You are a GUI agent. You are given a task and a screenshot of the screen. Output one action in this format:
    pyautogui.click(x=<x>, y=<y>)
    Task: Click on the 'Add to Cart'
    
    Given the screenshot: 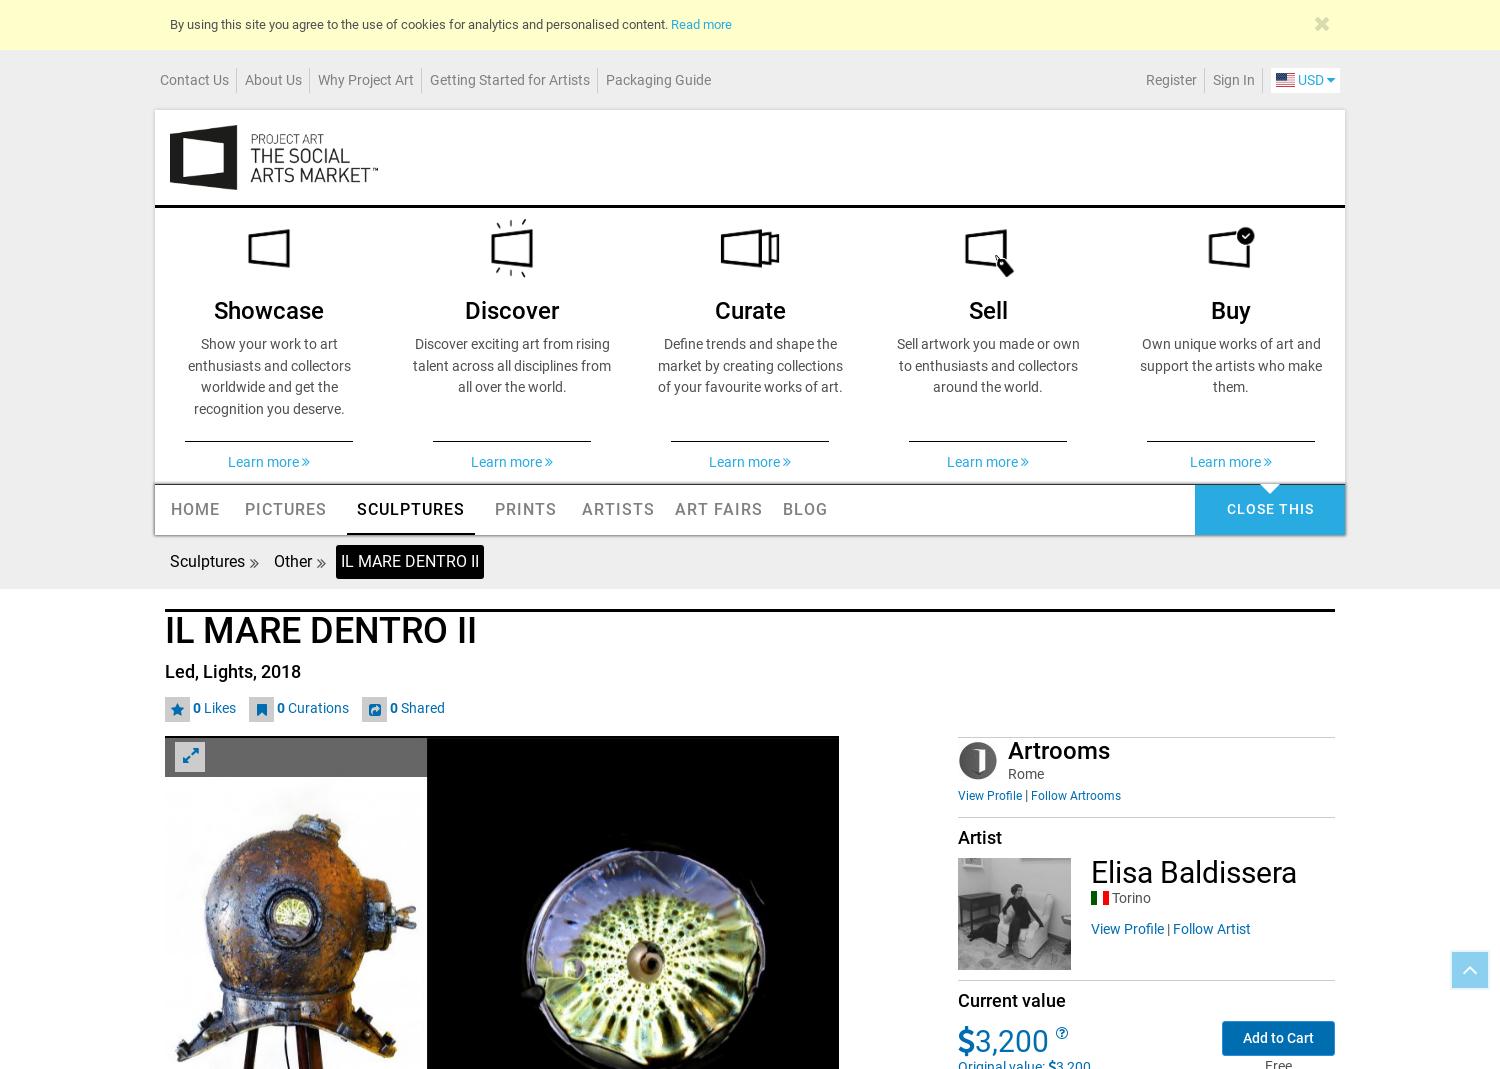 What is the action you would take?
    pyautogui.click(x=1277, y=1038)
    